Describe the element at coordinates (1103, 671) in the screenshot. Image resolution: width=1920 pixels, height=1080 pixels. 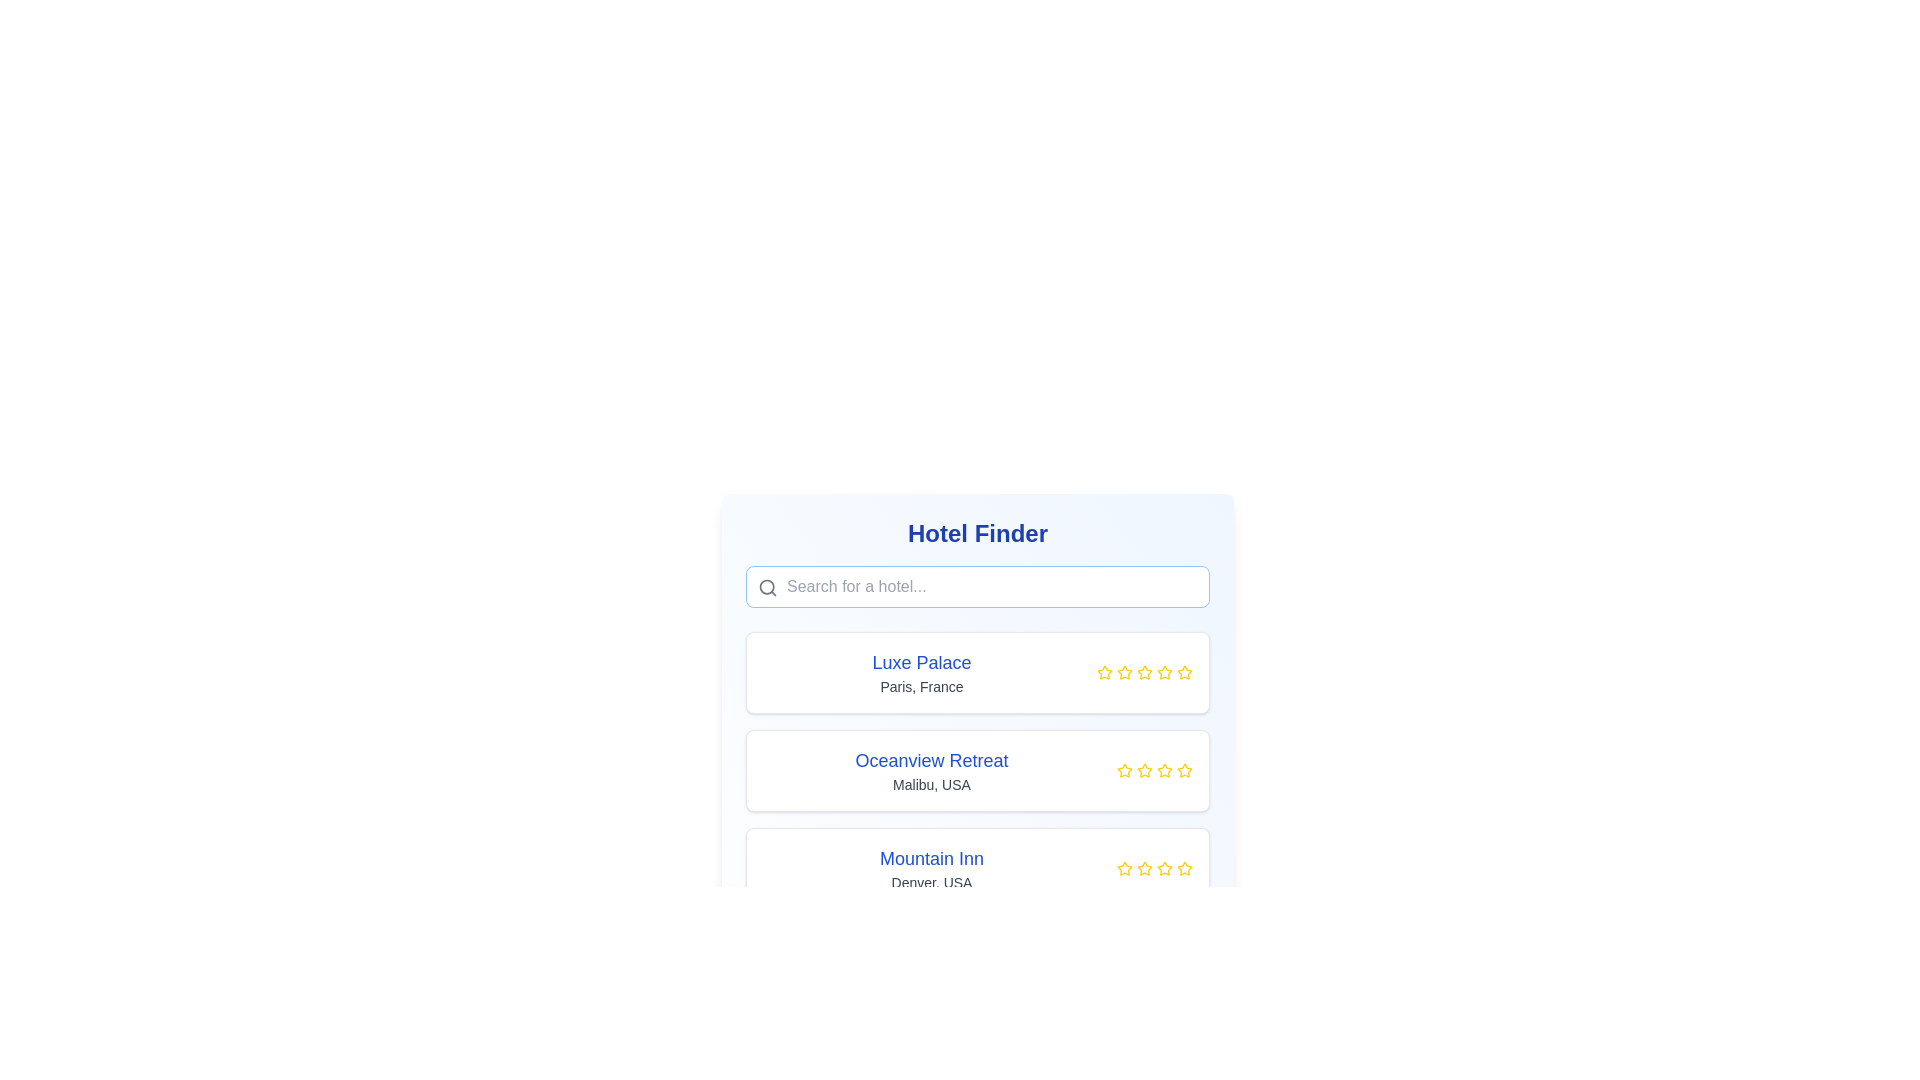
I see `the first rating star icon next to the hotel title 'Luxe Palace'` at that location.